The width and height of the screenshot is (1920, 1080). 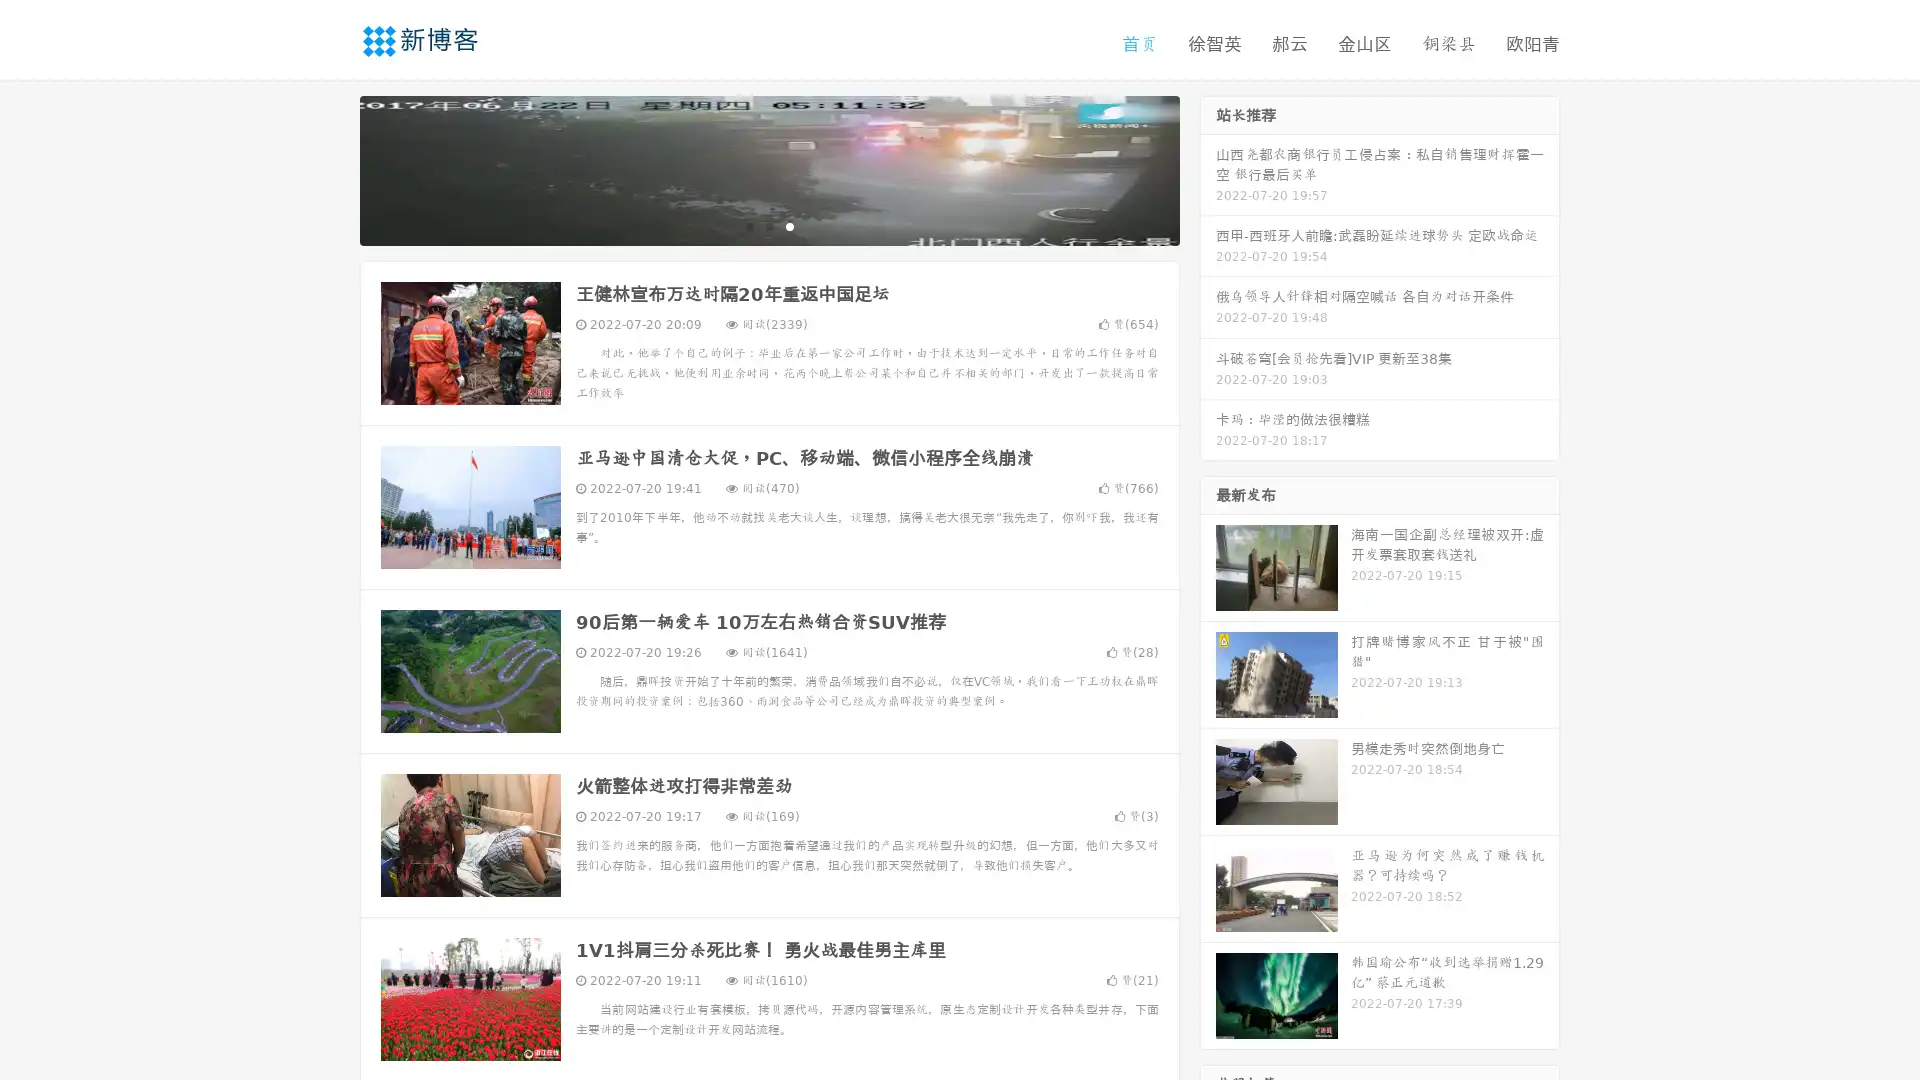 What do you see at coordinates (768, 225) in the screenshot?
I see `Go to slide 2` at bounding box center [768, 225].